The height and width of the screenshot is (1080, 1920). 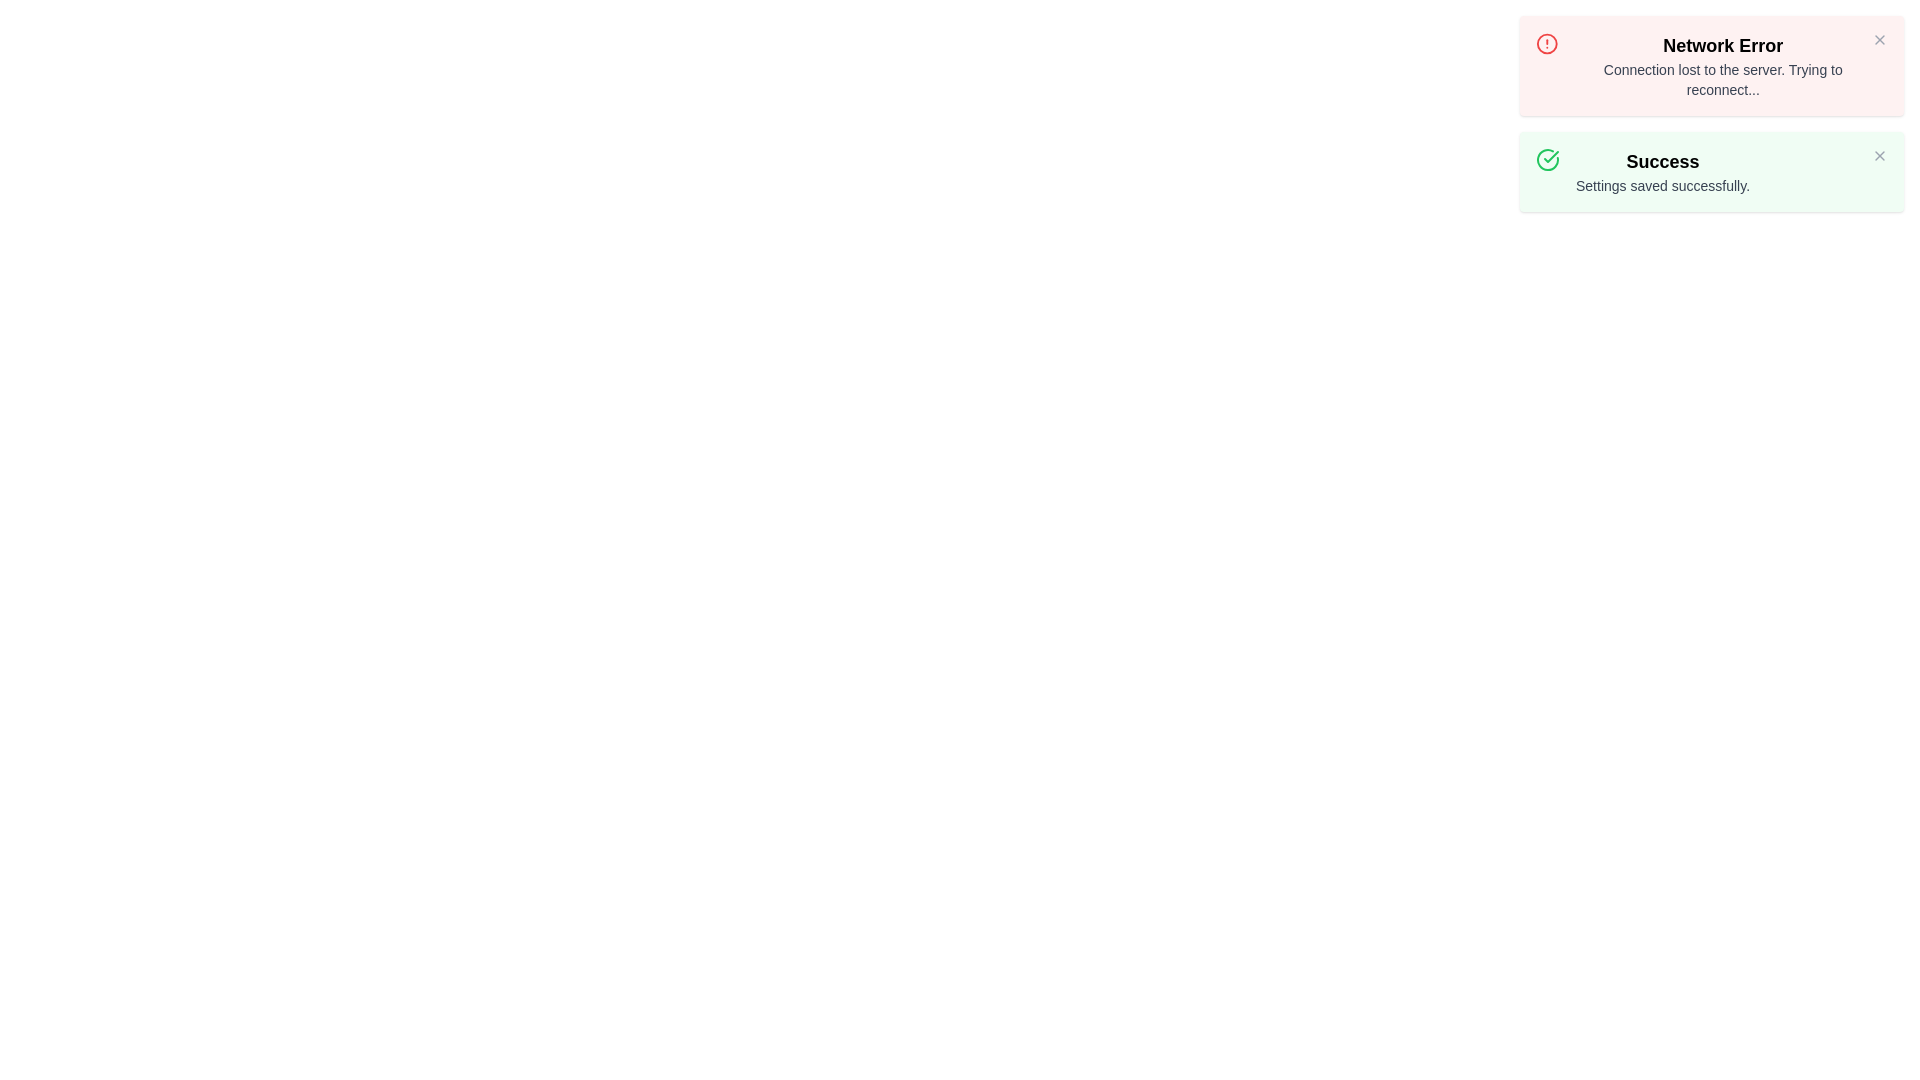 What do you see at coordinates (1550, 156) in the screenshot?
I see `the green checkmark icon within the success message panel located in the top-right corner of the interface` at bounding box center [1550, 156].